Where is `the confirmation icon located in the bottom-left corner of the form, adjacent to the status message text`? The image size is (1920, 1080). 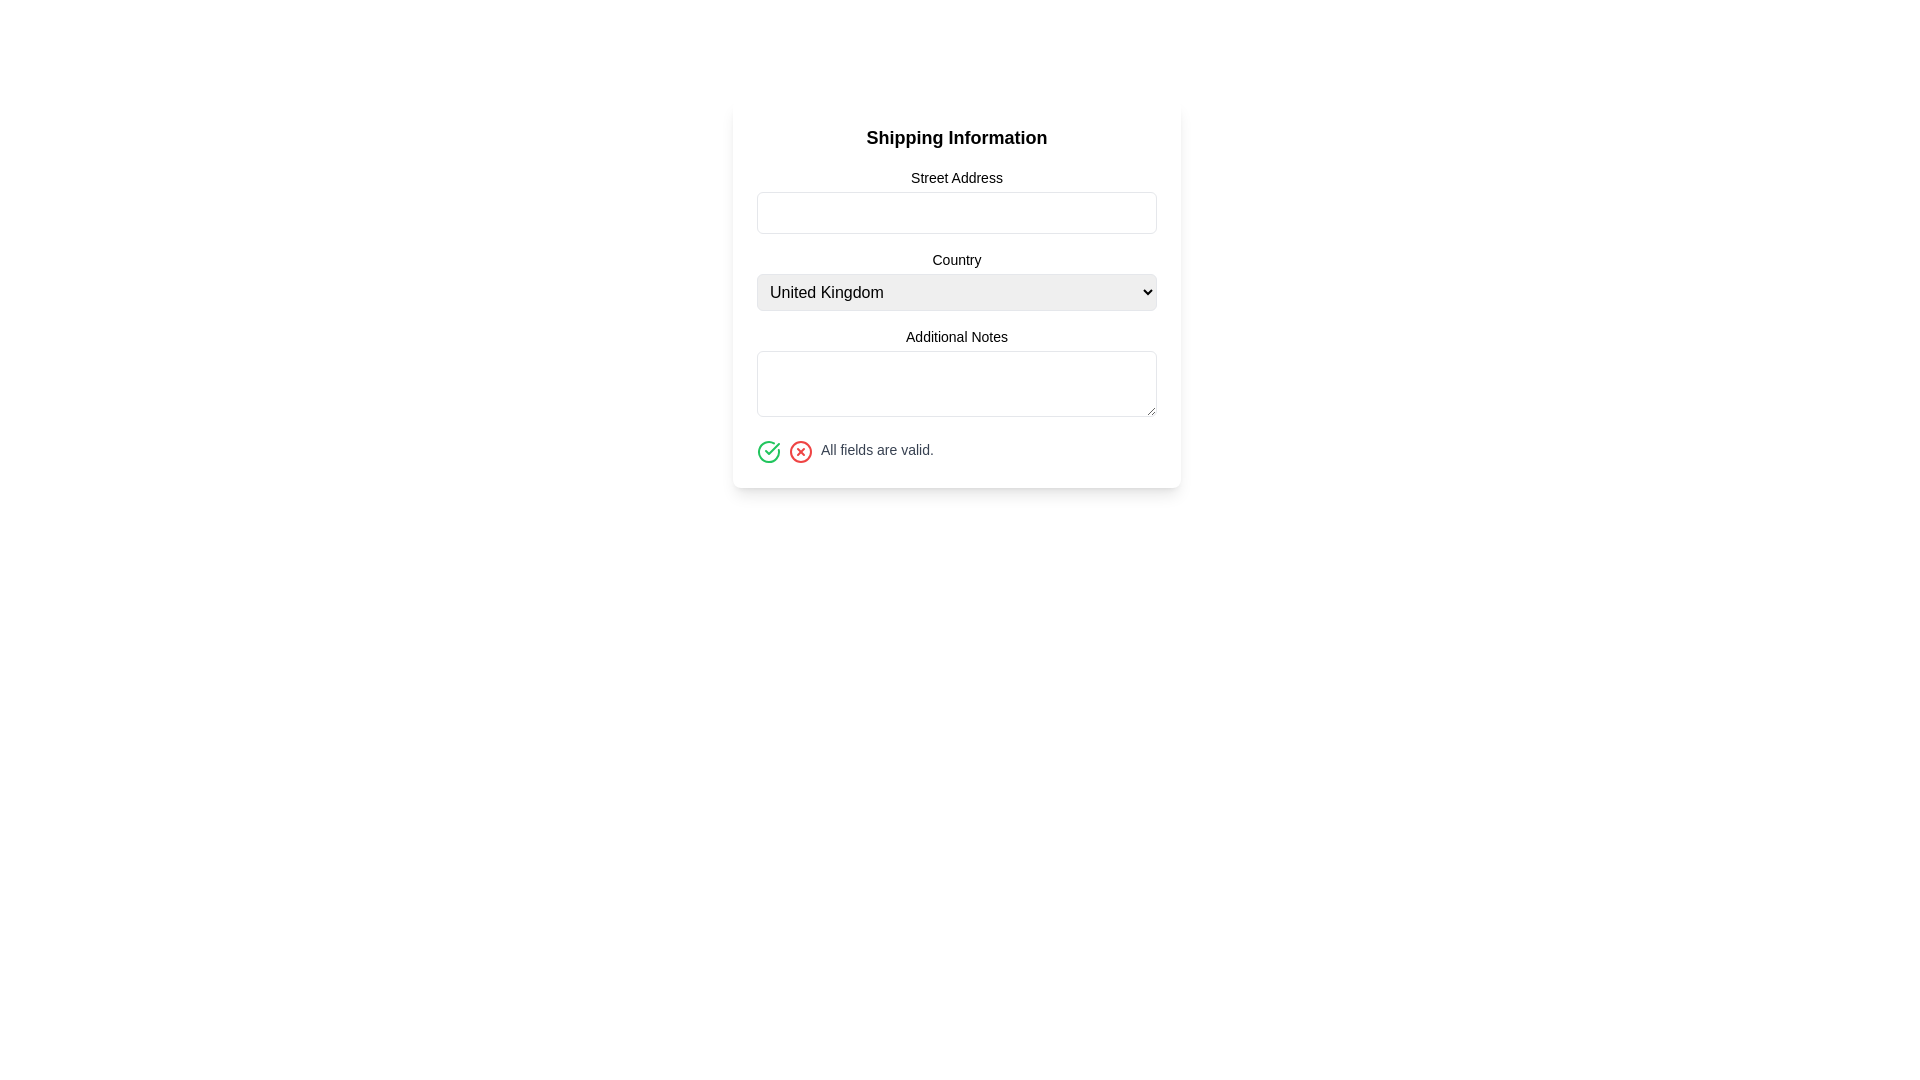
the confirmation icon located in the bottom-left corner of the form, adjacent to the status message text is located at coordinates (767, 451).